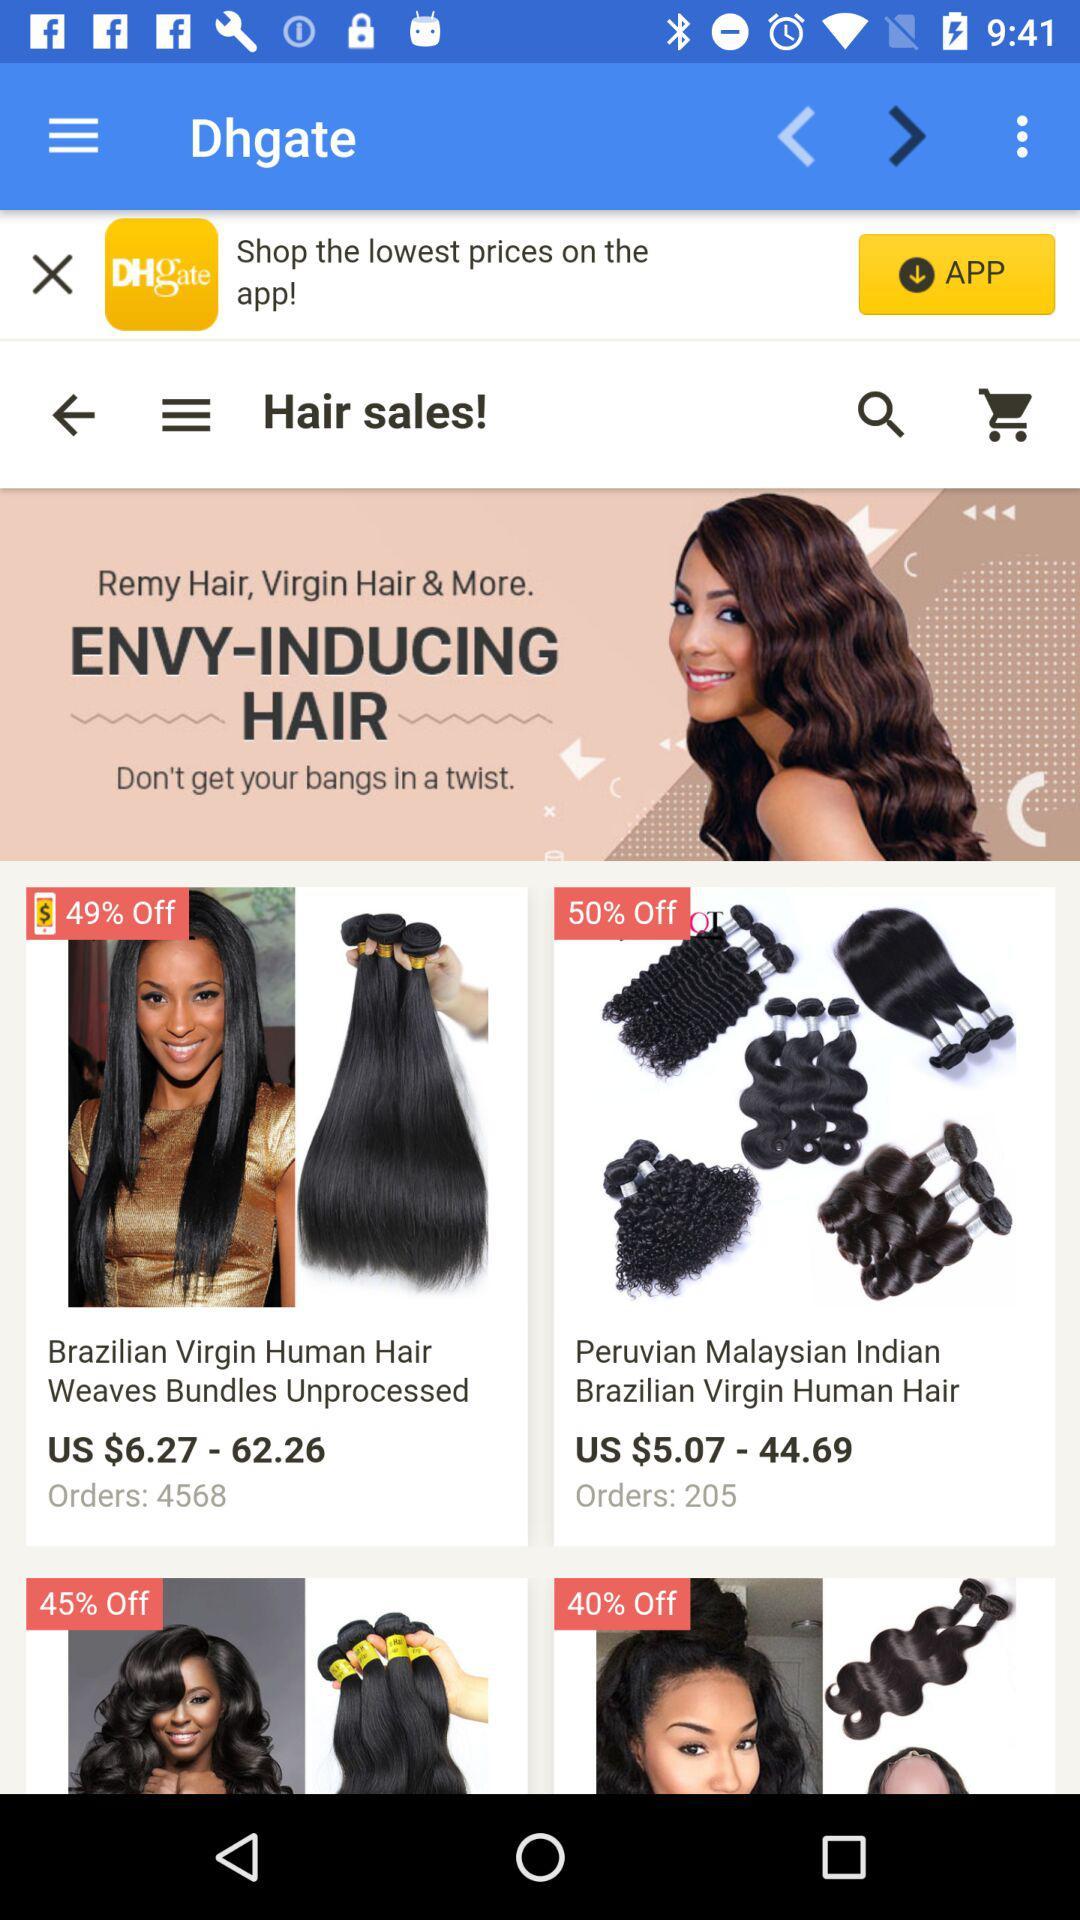  What do you see at coordinates (540, 1002) in the screenshot?
I see `review this site` at bounding box center [540, 1002].